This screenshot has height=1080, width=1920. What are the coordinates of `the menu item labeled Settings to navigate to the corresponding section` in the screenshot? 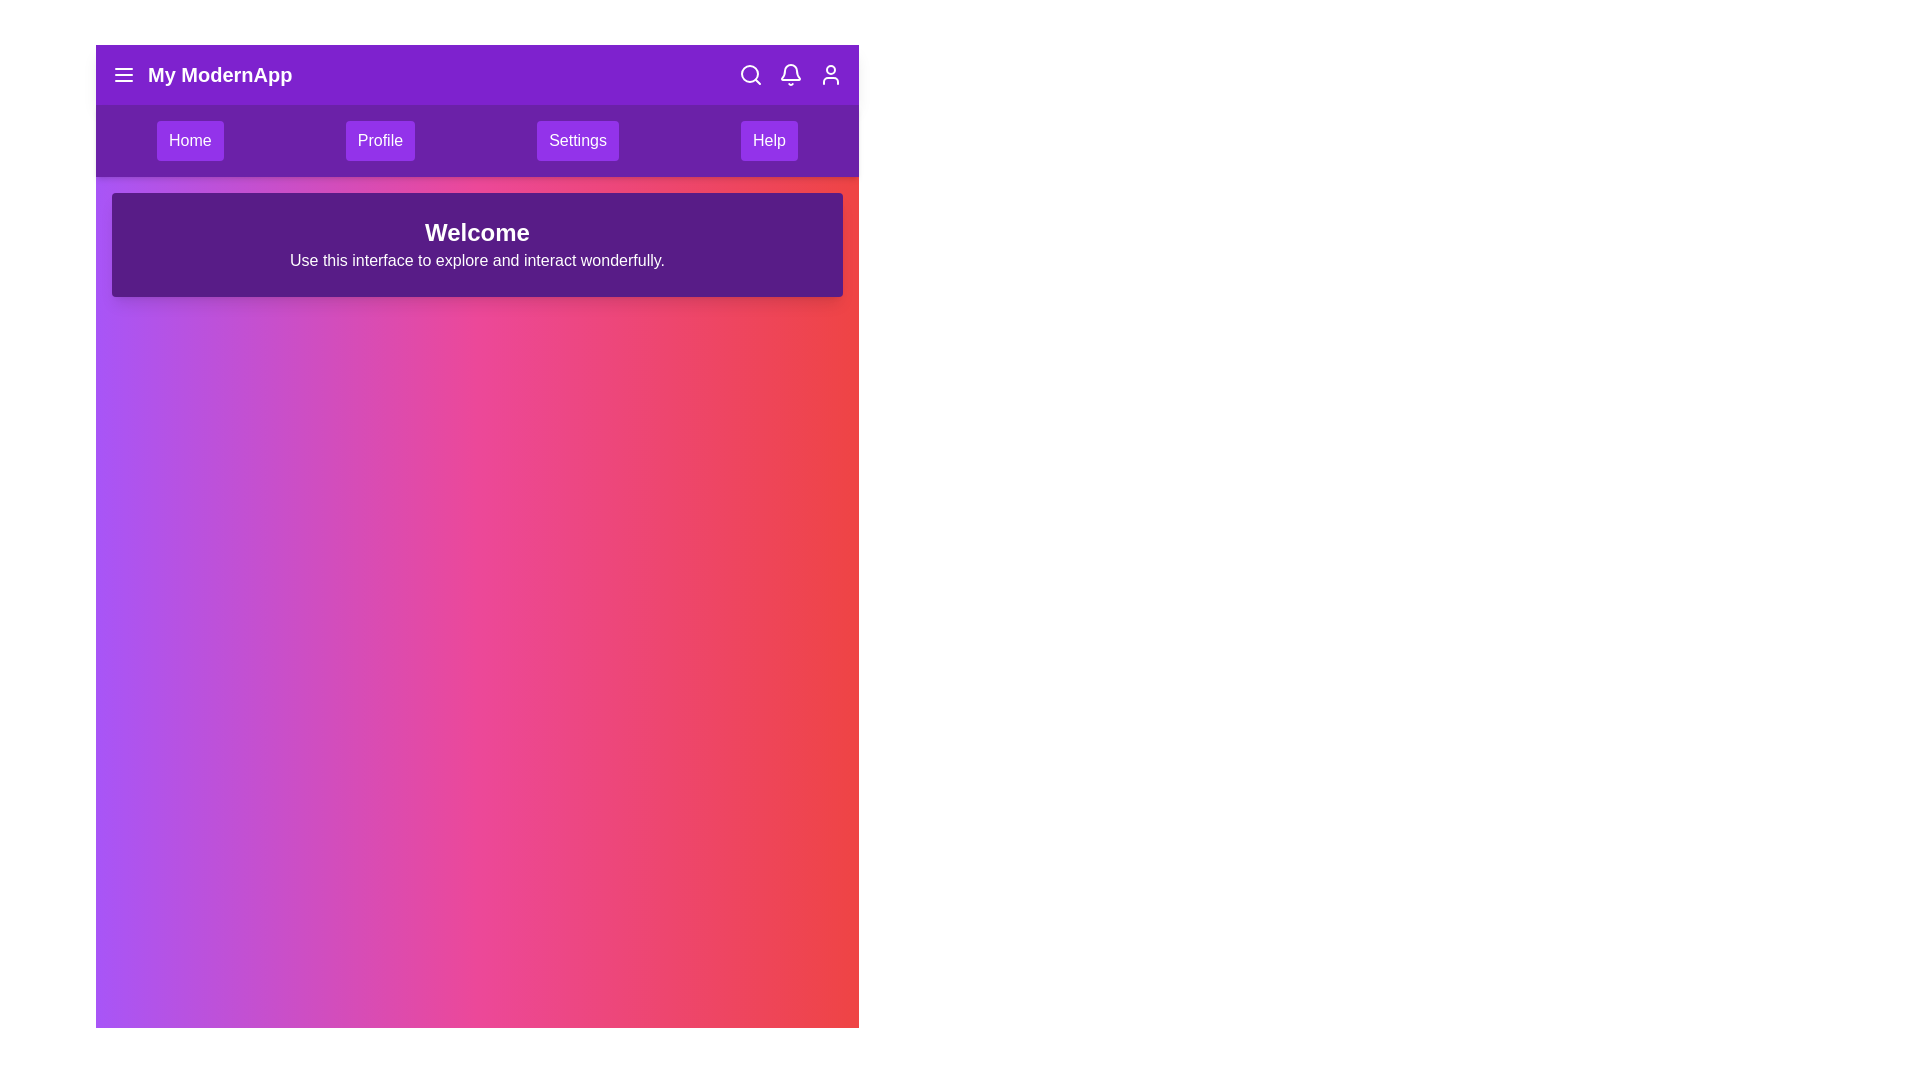 It's located at (576, 140).